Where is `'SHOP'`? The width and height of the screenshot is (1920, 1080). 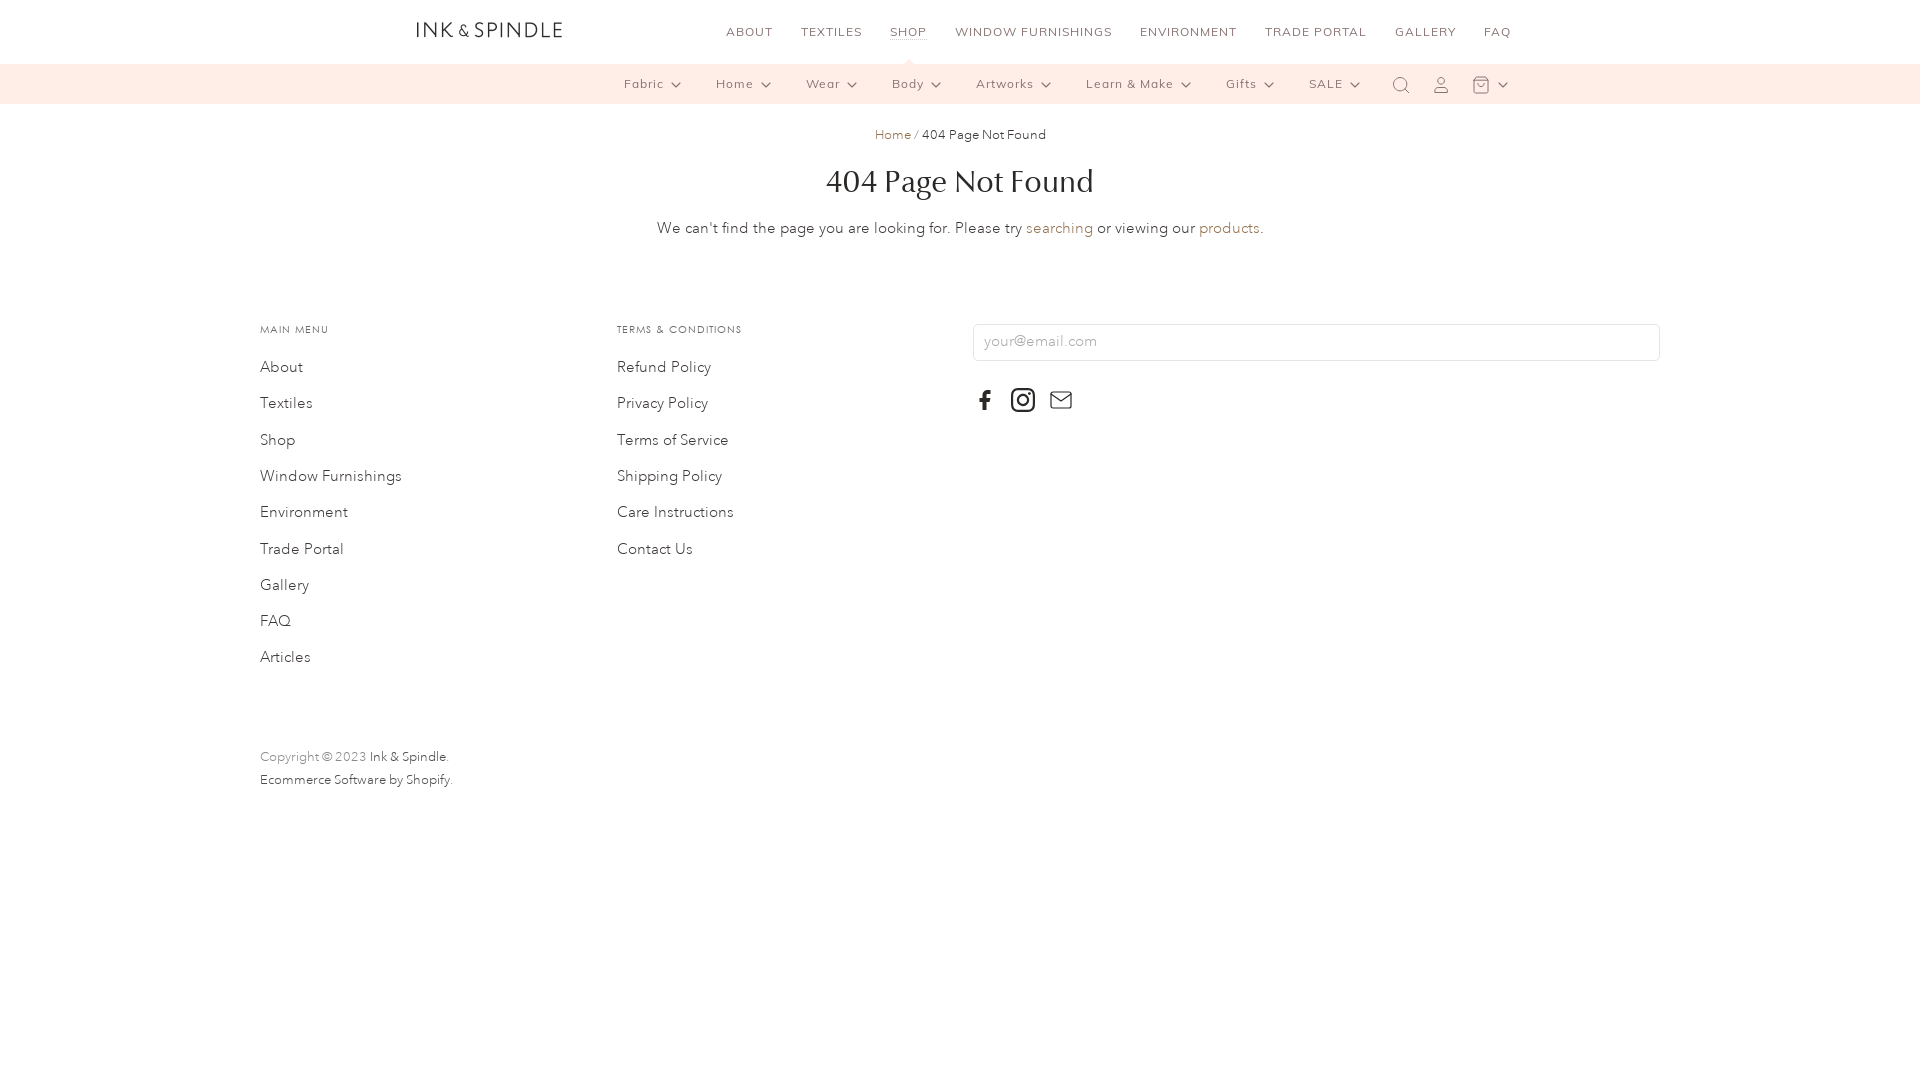 'SHOP' is located at coordinates (907, 31).